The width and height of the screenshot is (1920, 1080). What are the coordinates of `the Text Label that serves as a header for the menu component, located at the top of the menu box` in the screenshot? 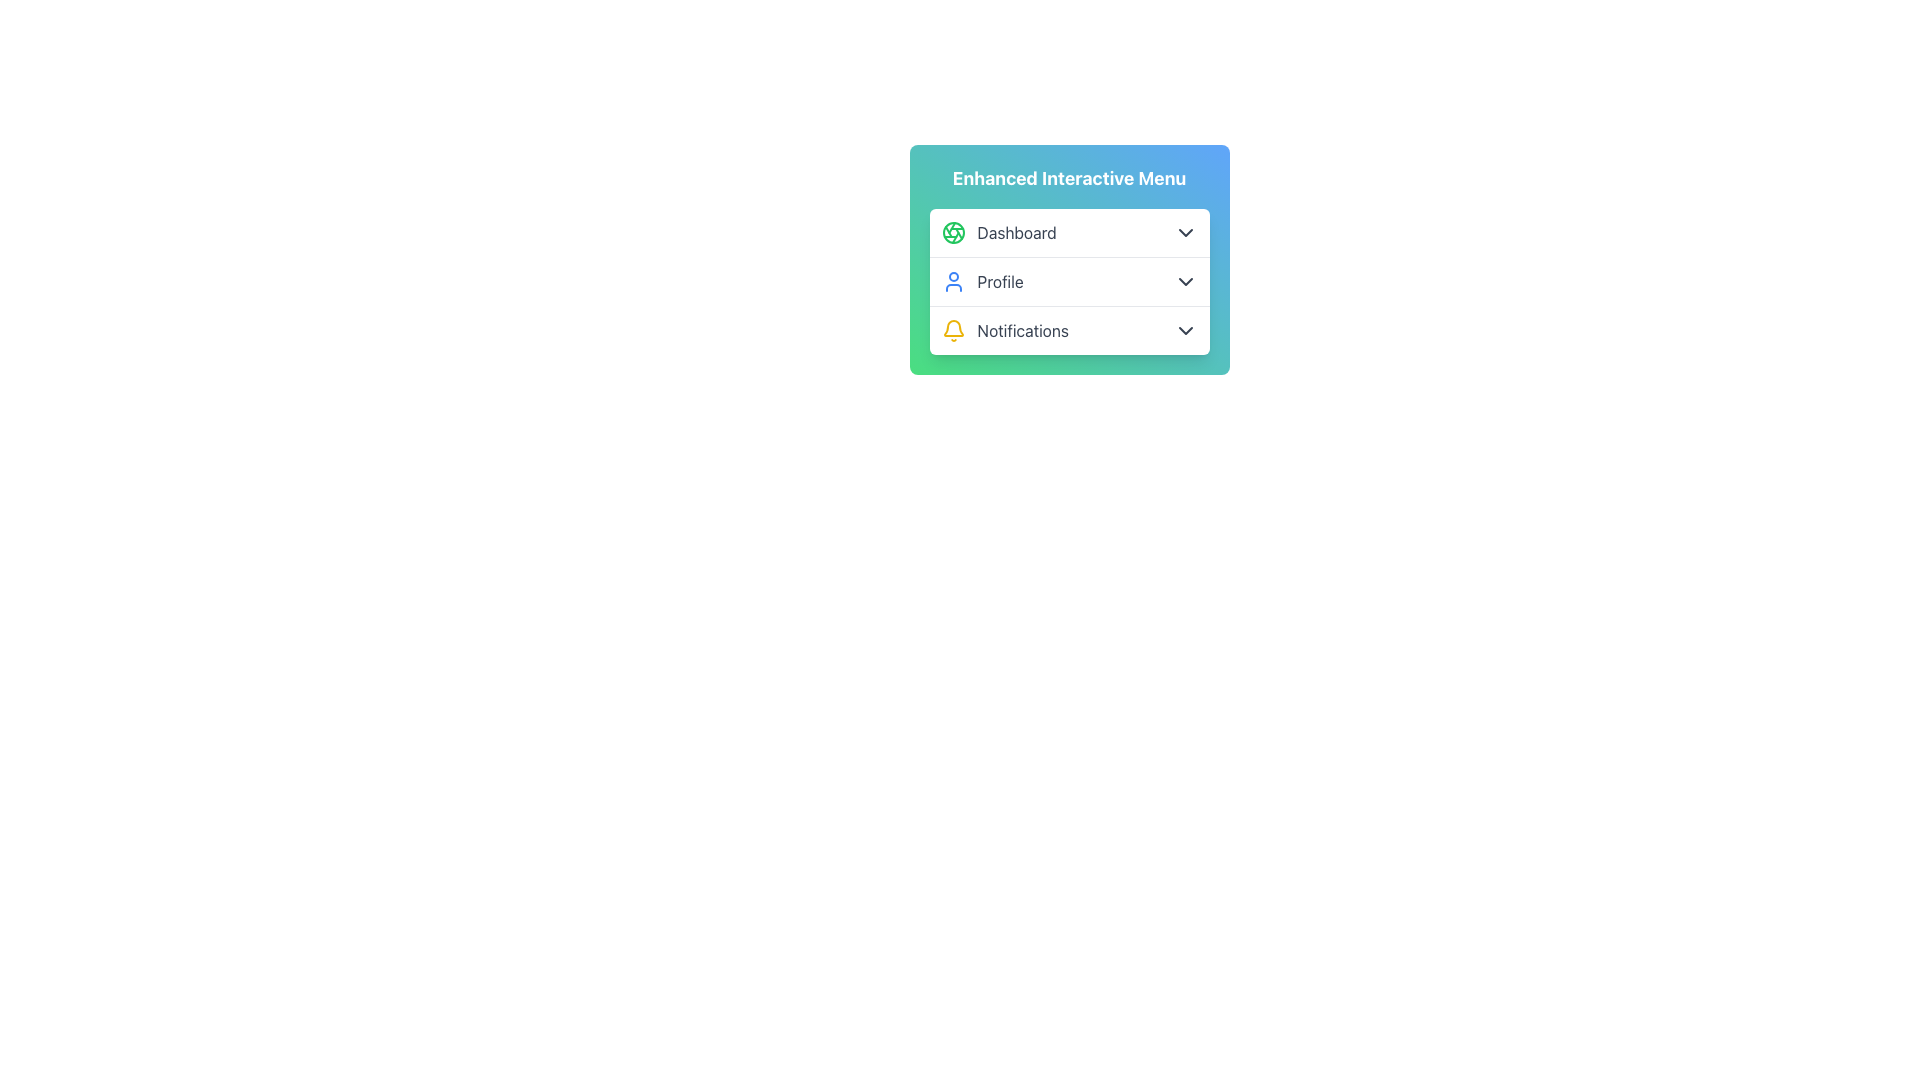 It's located at (1068, 177).